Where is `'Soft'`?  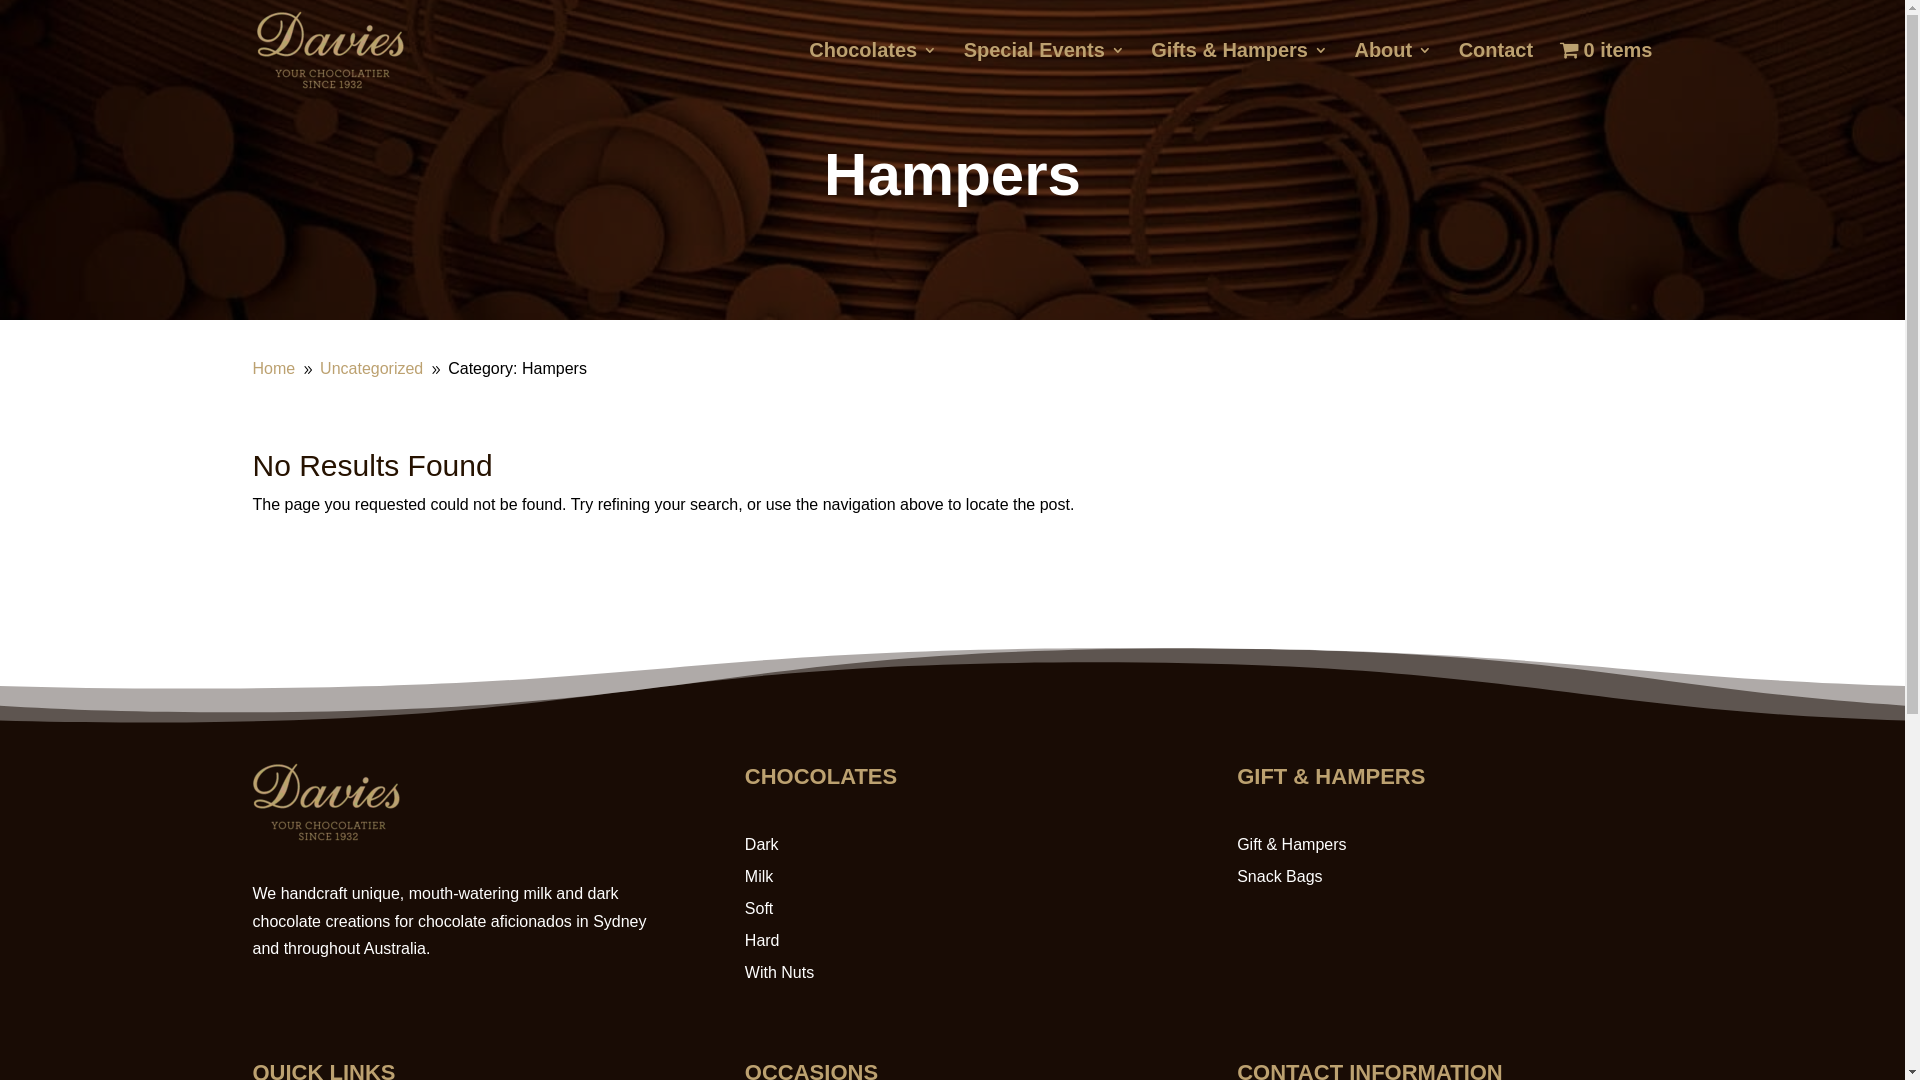
'Soft' is located at coordinates (757, 908).